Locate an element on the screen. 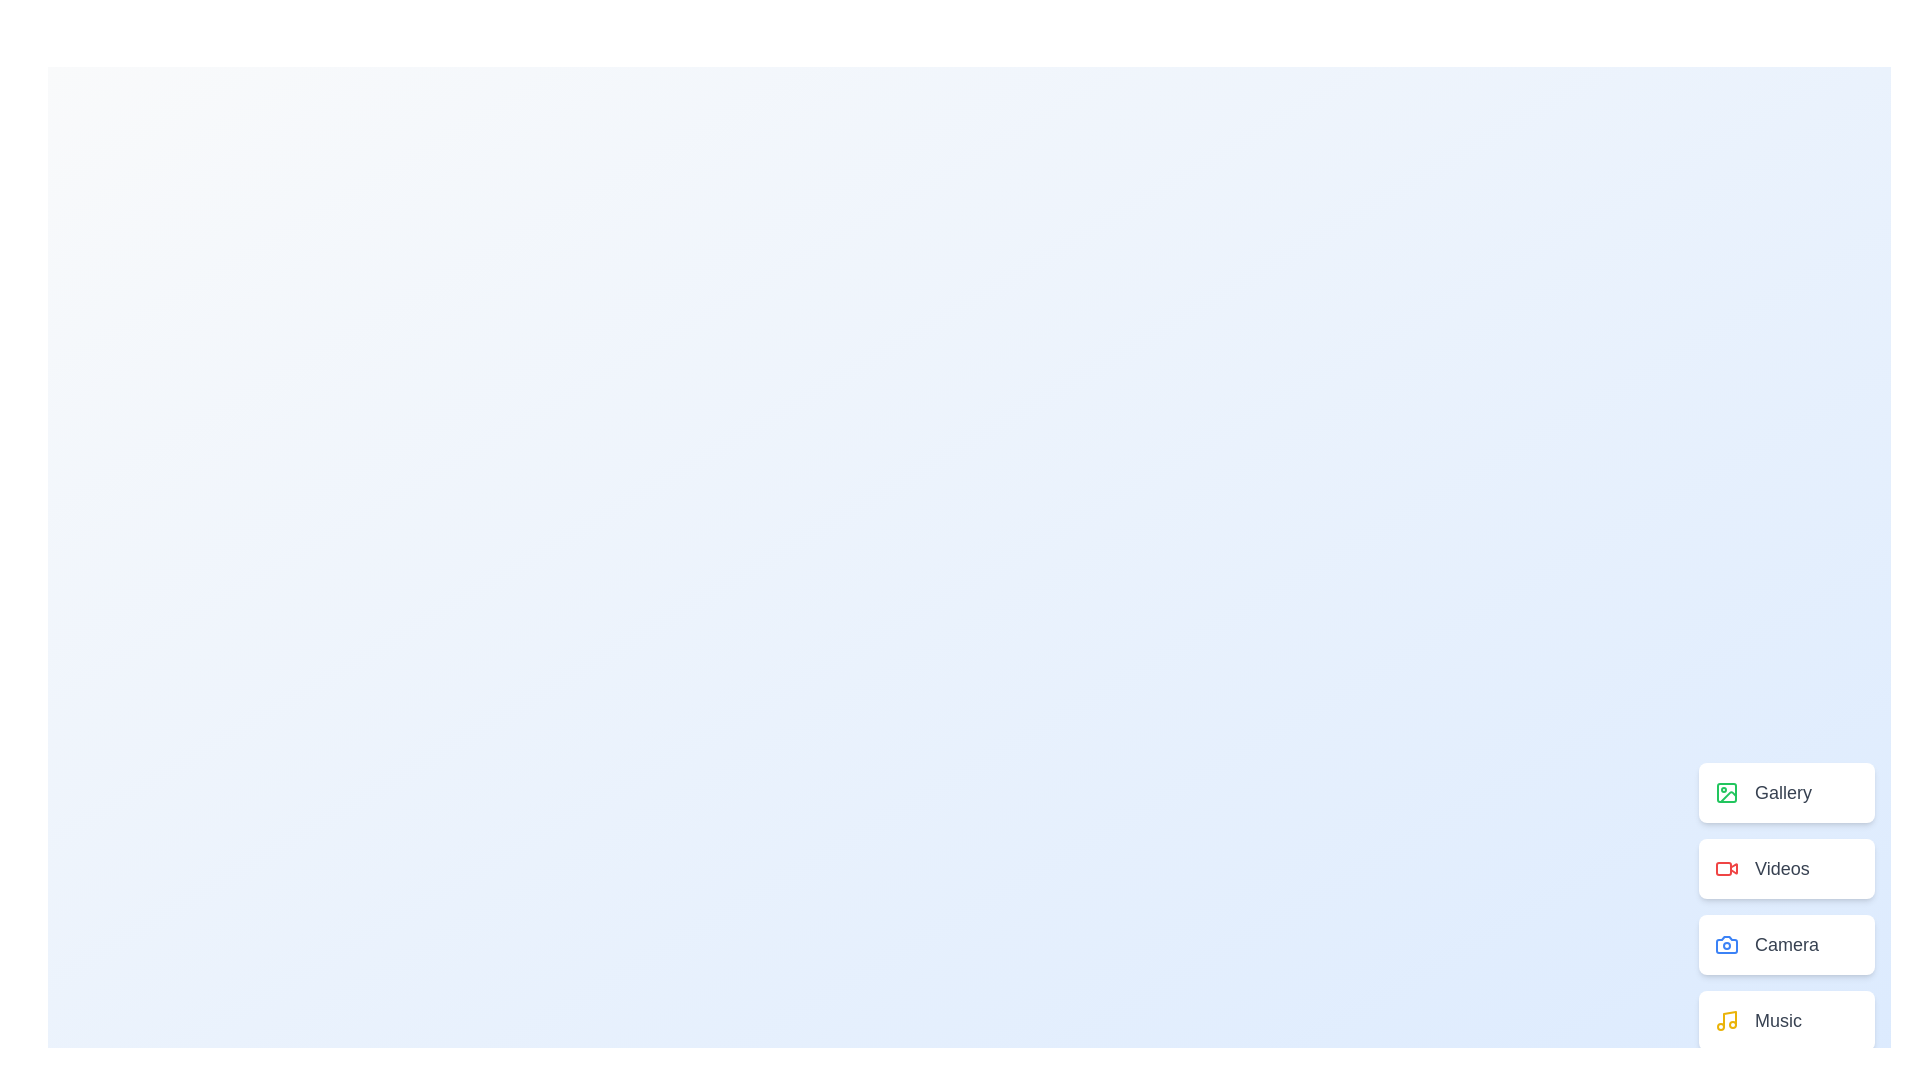 Image resolution: width=1920 pixels, height=1080 pixels. the menu option labeled Music is located at coordinates (1786, 1021).